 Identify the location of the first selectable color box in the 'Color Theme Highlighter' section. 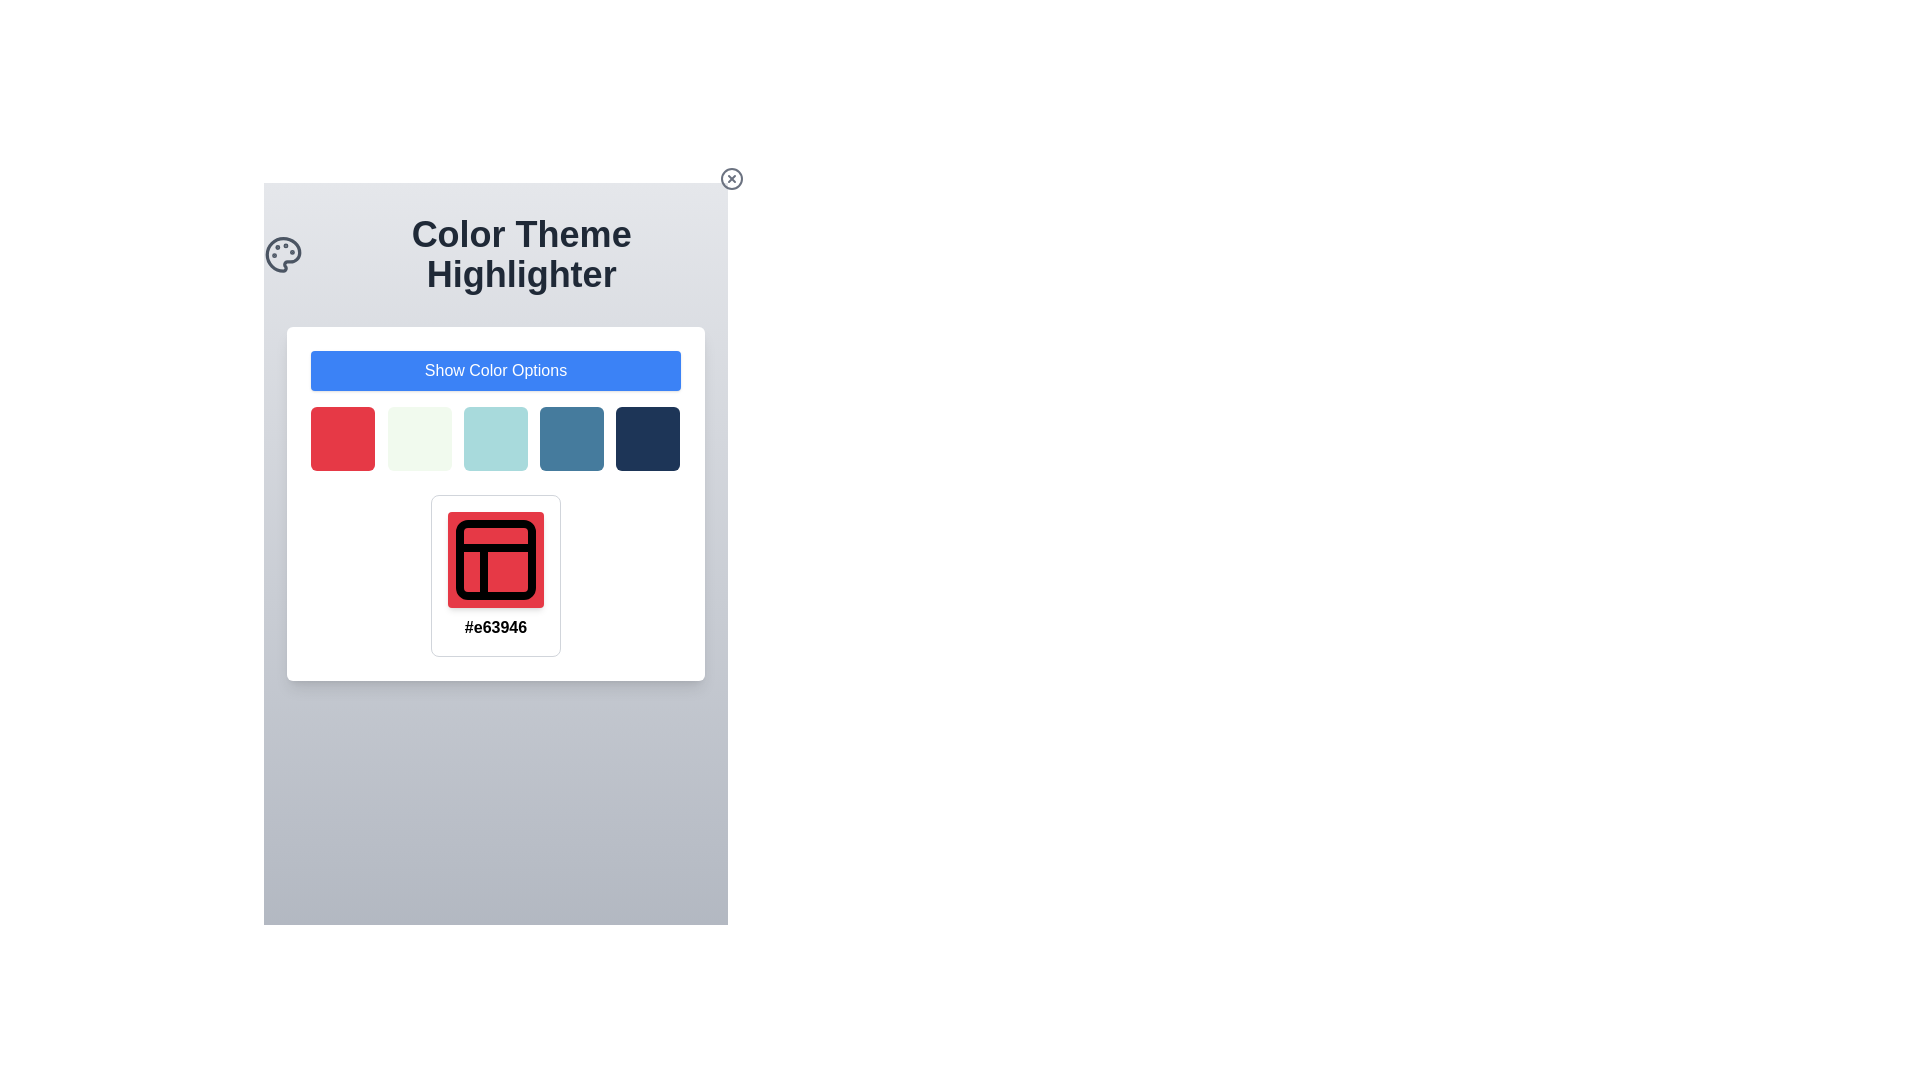
(343, 438).